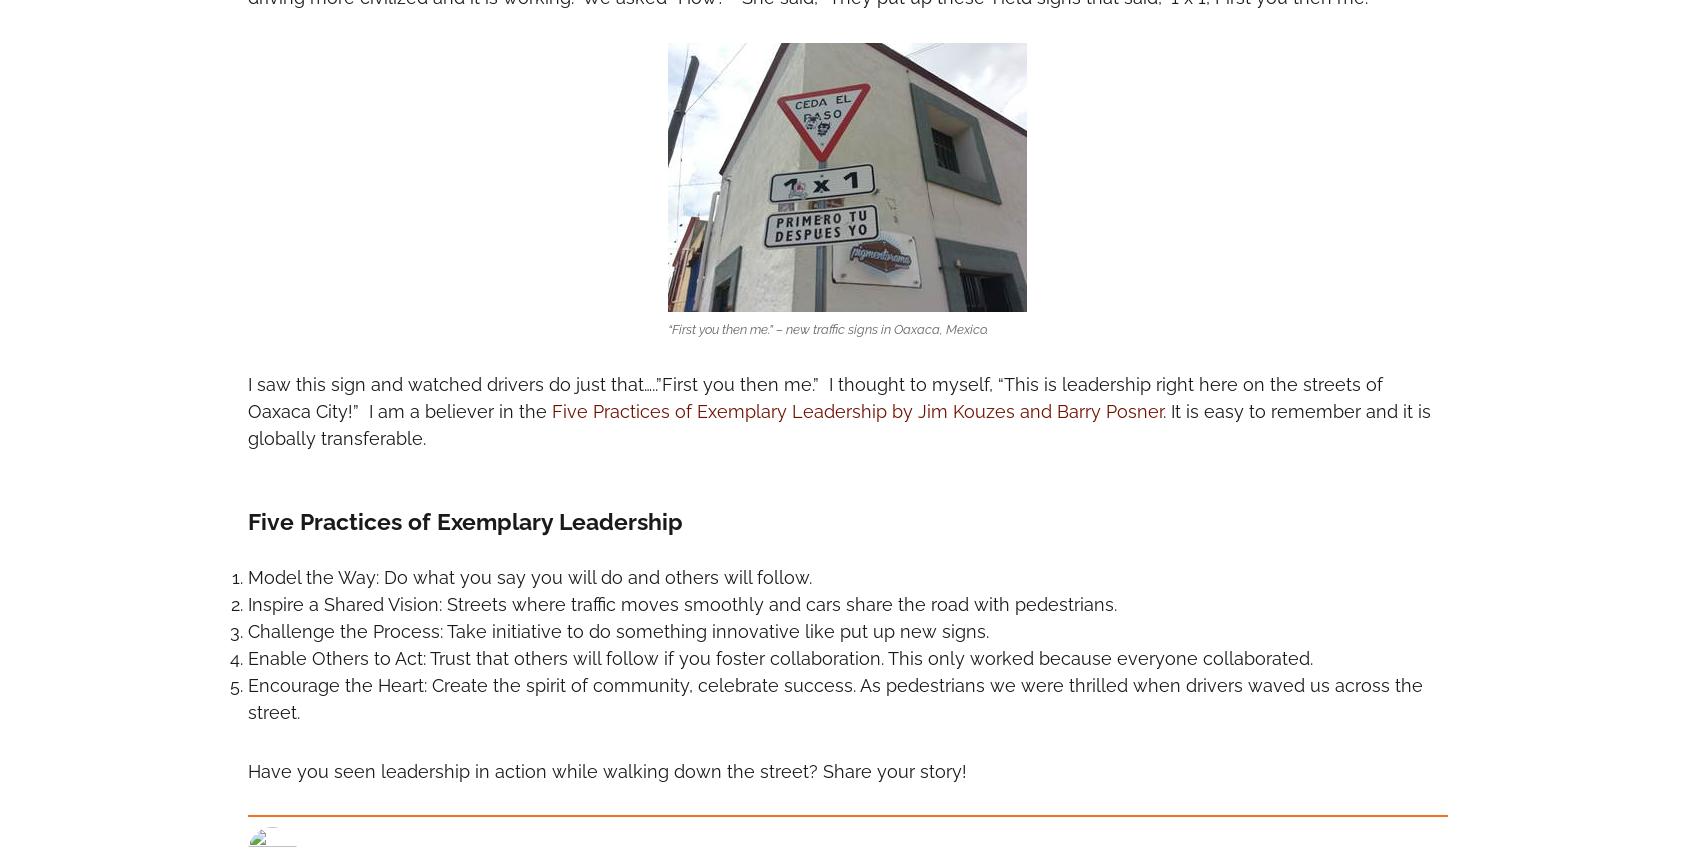 The image size is (1695, 850). Describe the element at coordinates (828, 328) in the screenshot. I see `'“First you then me.” – new traffic signs in Oaxaca, Mexico.'` at that location.